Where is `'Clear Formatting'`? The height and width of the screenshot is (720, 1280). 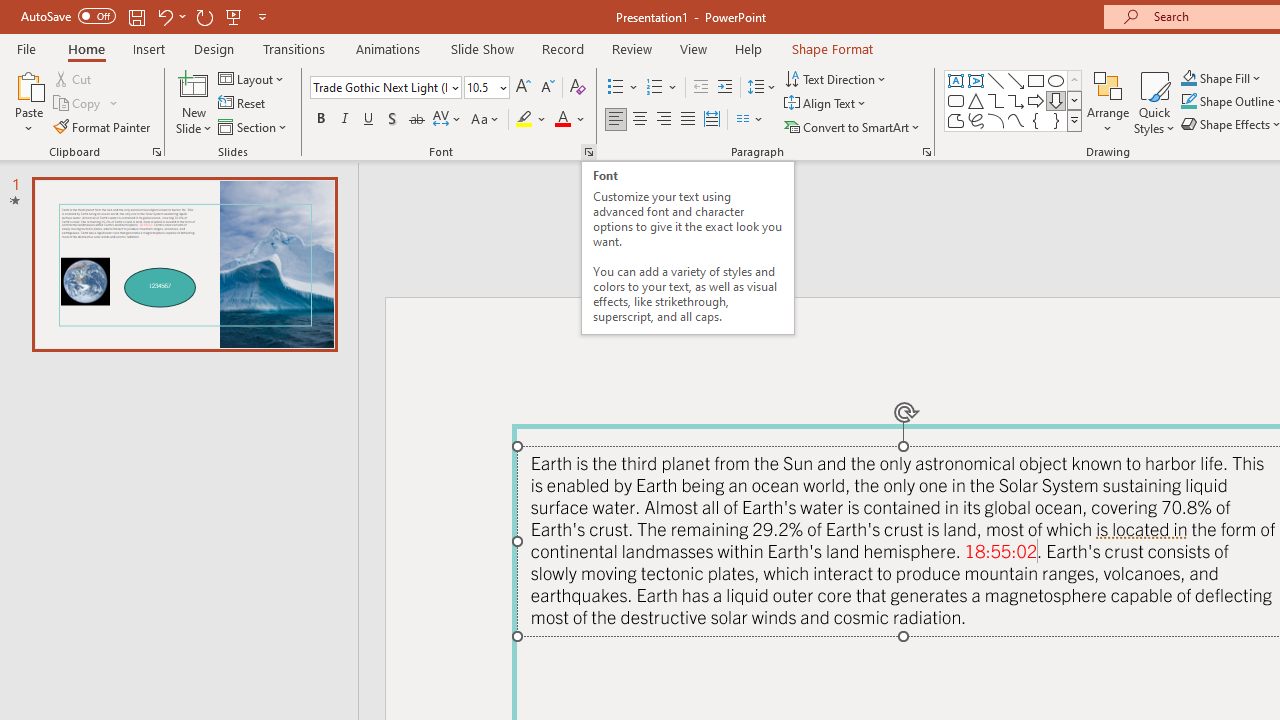
'Clear Formatting' is located at coordinates (576, 86).